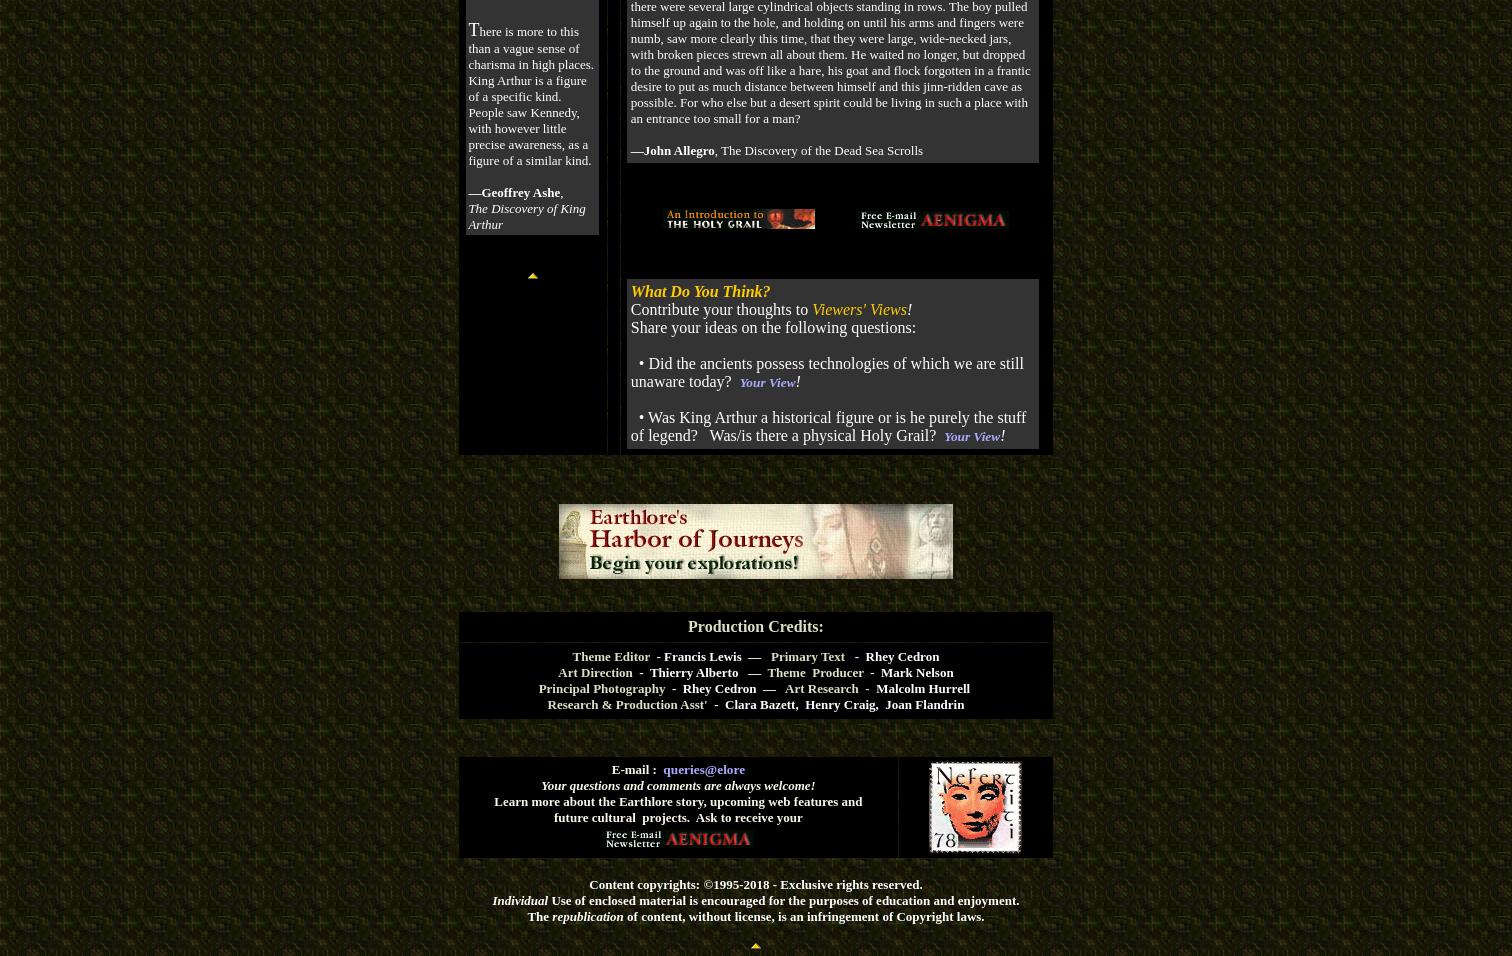 The height and width of the screenshot is (956, 1512). What do you see at coordinates (561, 191) in the screenshot?
I see `','` at bounding box center [561, 191].